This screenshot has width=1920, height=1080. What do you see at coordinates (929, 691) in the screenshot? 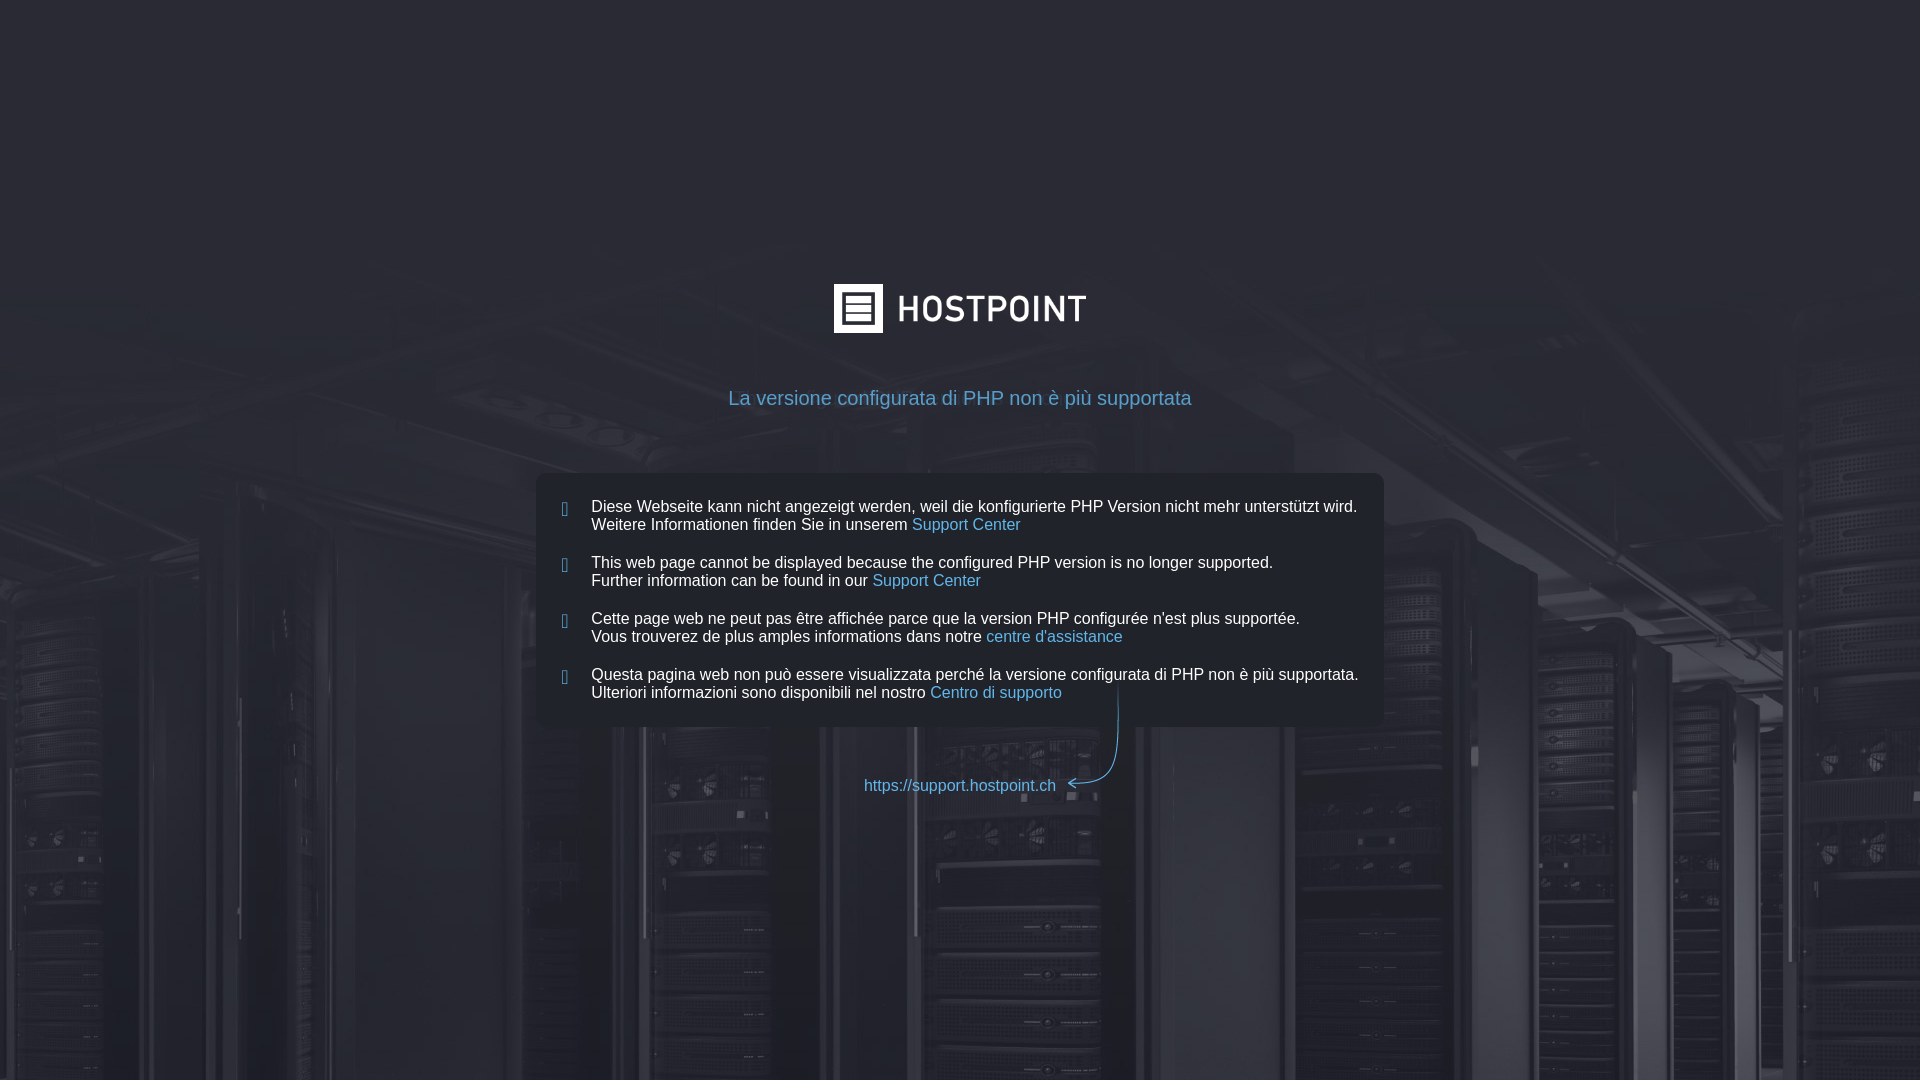
I see `'Centro di supporto'` at bounding box center [929, 691].